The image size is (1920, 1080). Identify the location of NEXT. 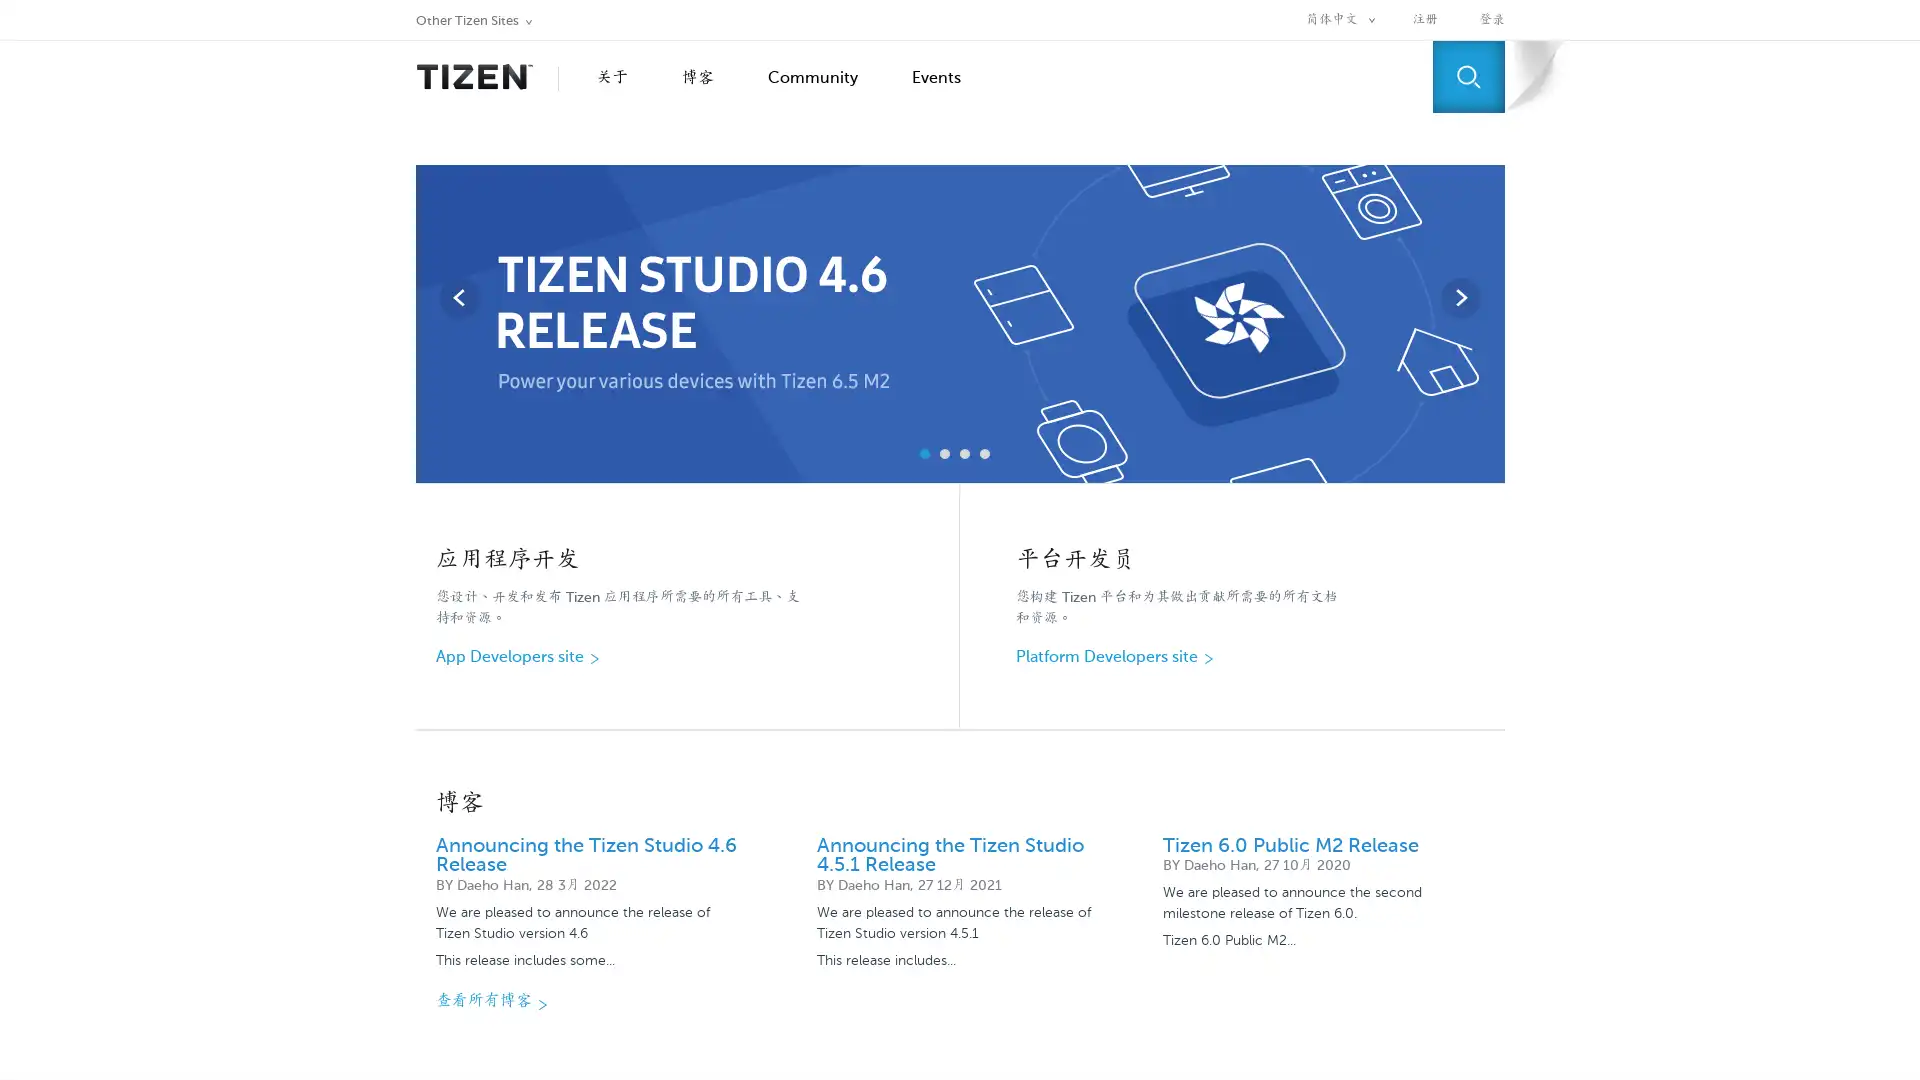
(1459, 297).